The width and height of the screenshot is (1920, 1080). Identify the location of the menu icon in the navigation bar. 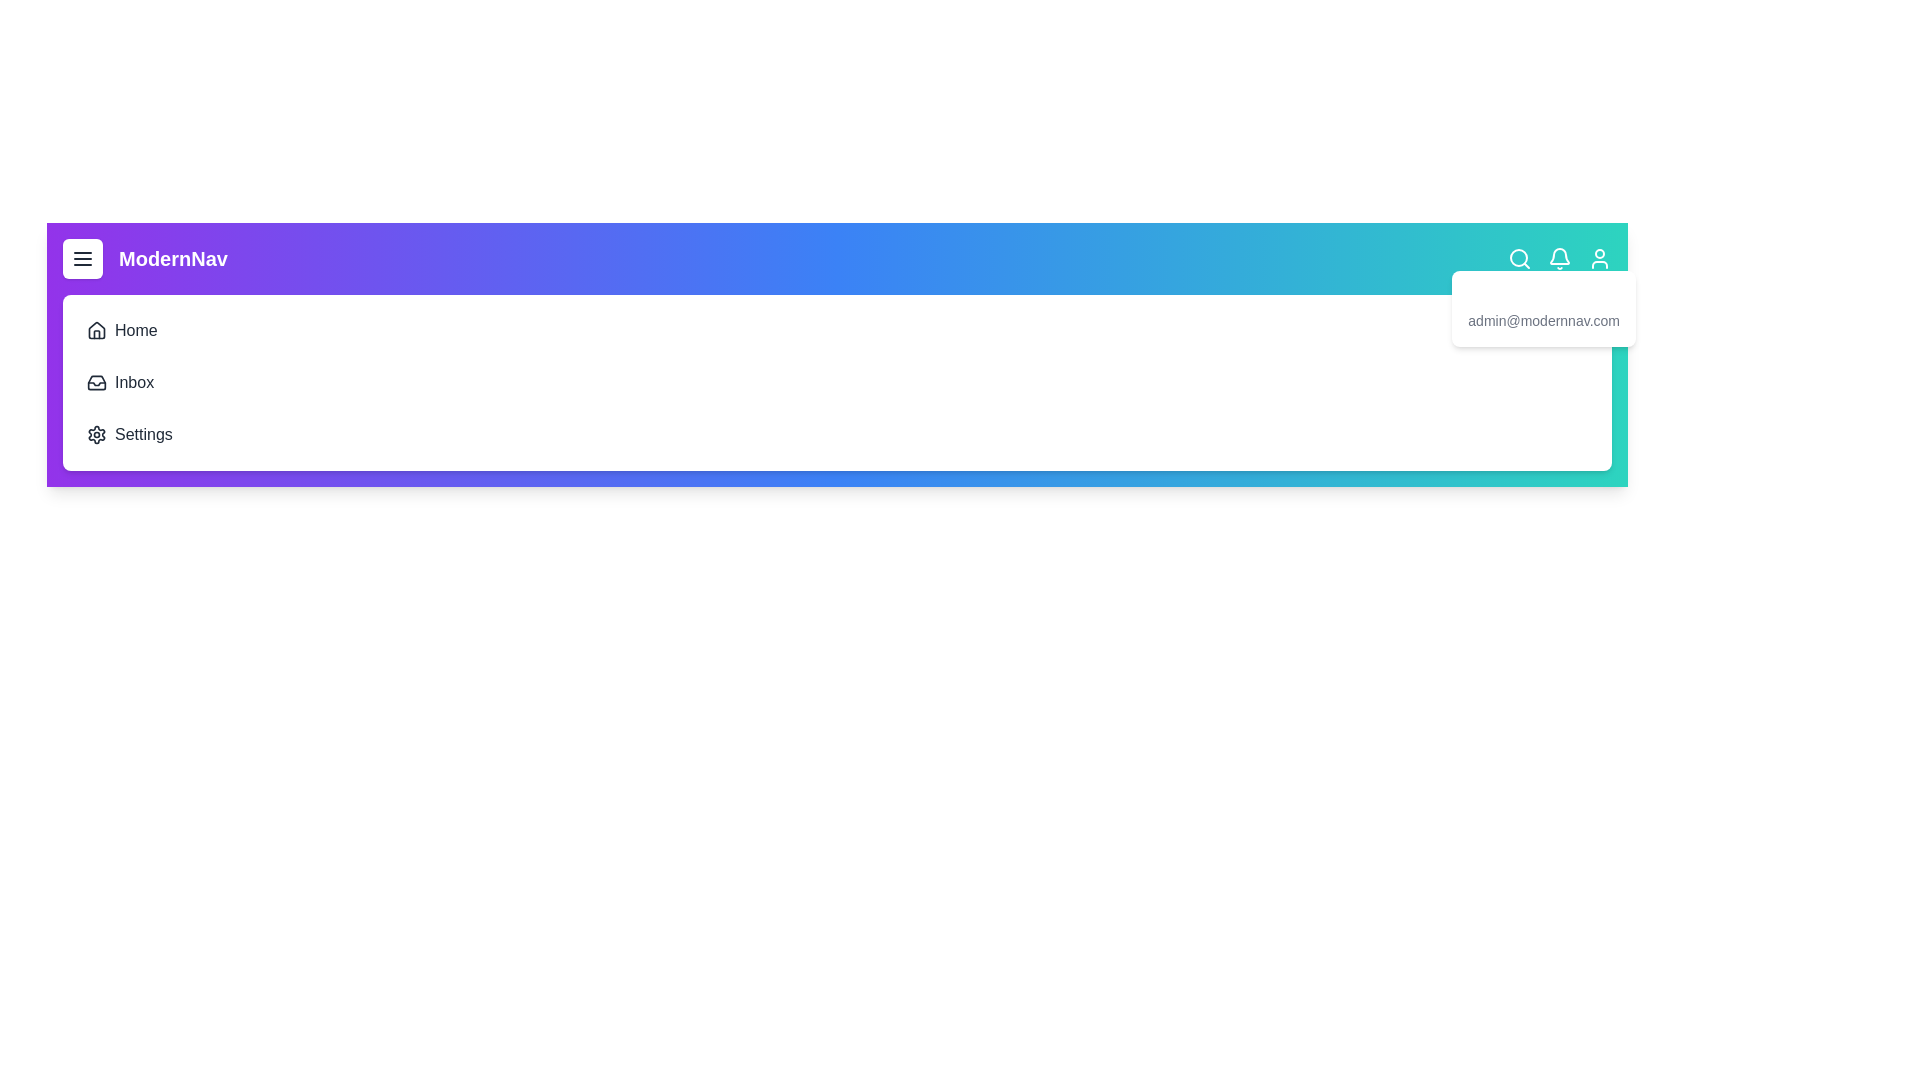
(81, 257).